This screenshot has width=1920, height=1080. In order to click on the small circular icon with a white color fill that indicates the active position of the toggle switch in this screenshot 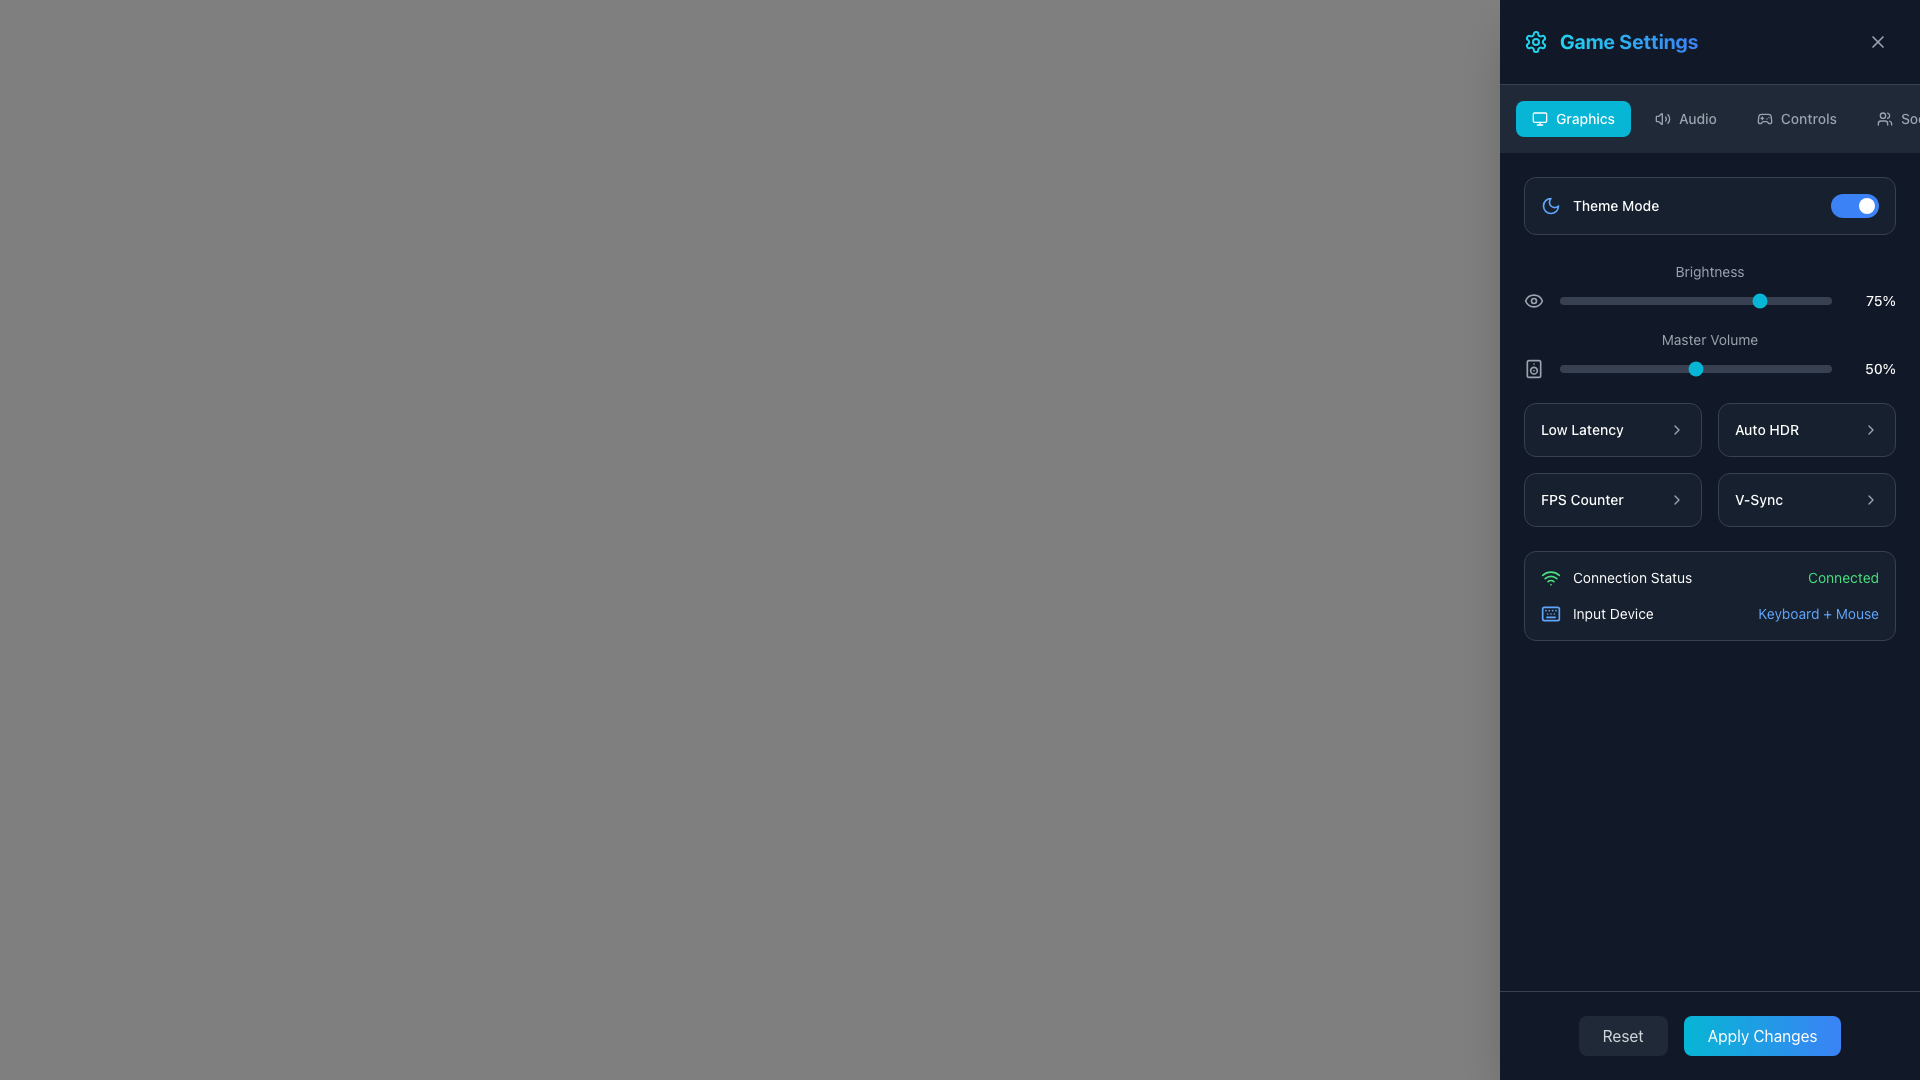, I will do `click(1866, 205)`.